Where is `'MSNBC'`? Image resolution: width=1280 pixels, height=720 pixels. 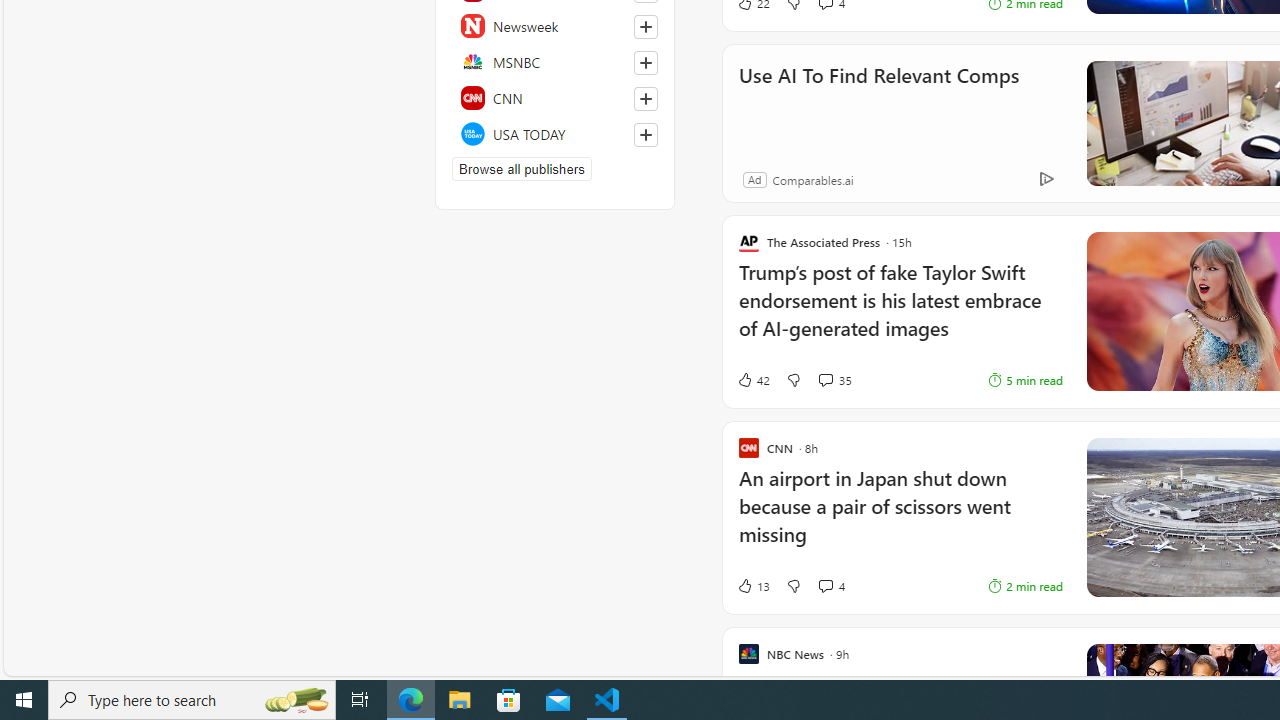 'MSNBC' is located at coordinates (555, 60).